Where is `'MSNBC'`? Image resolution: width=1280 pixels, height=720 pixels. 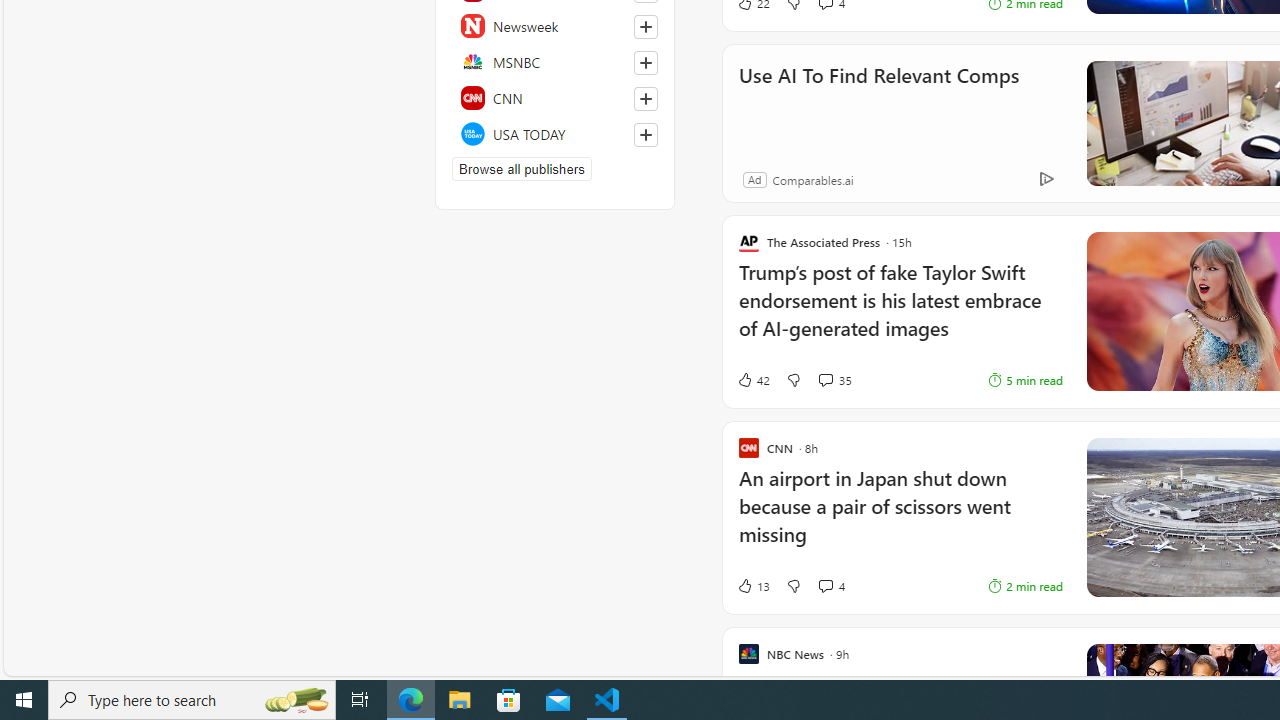 'MSNBC' is located at coordinates (555, 60).